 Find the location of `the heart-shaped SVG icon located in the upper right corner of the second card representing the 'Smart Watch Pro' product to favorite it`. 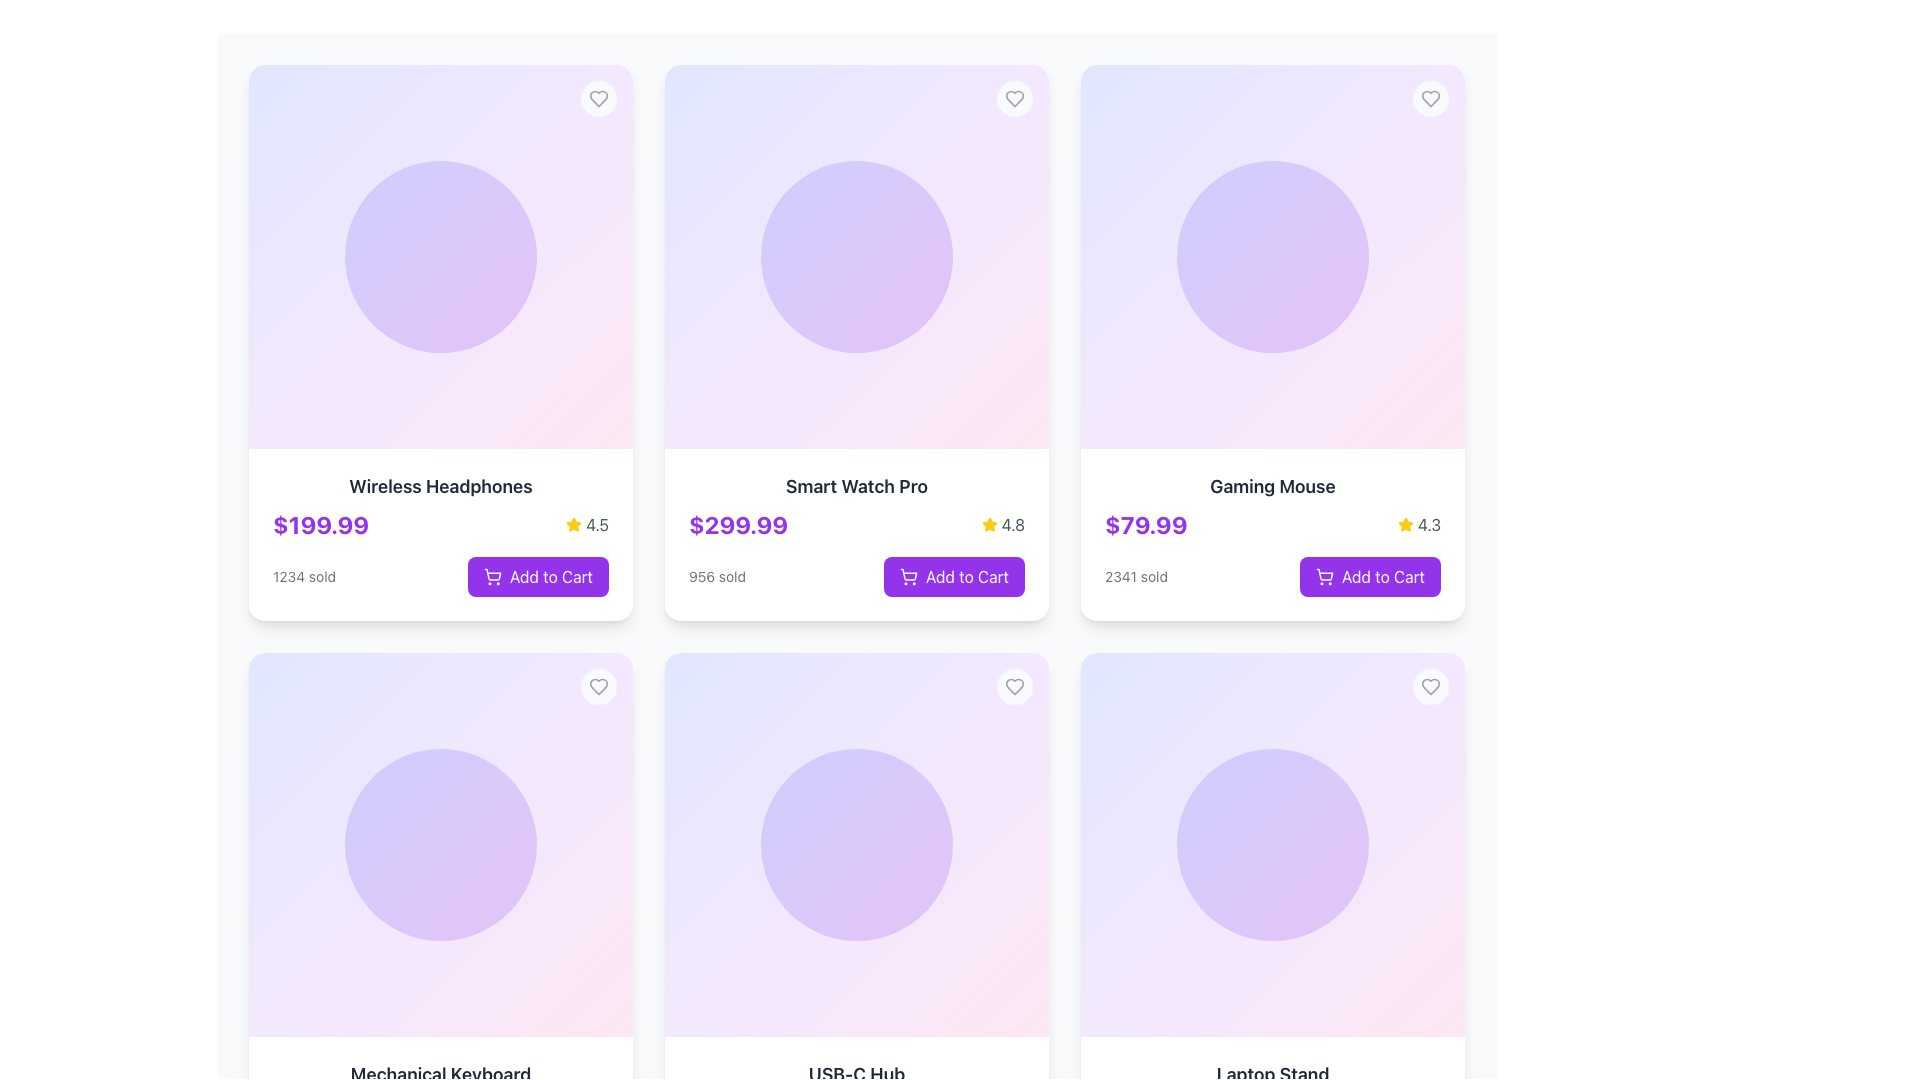

the heart-shaped SVG icon located in the upper right corner of the second card representing the 'Smart Watch Pro' product to favorite it is located at coordinates (1014, 99).